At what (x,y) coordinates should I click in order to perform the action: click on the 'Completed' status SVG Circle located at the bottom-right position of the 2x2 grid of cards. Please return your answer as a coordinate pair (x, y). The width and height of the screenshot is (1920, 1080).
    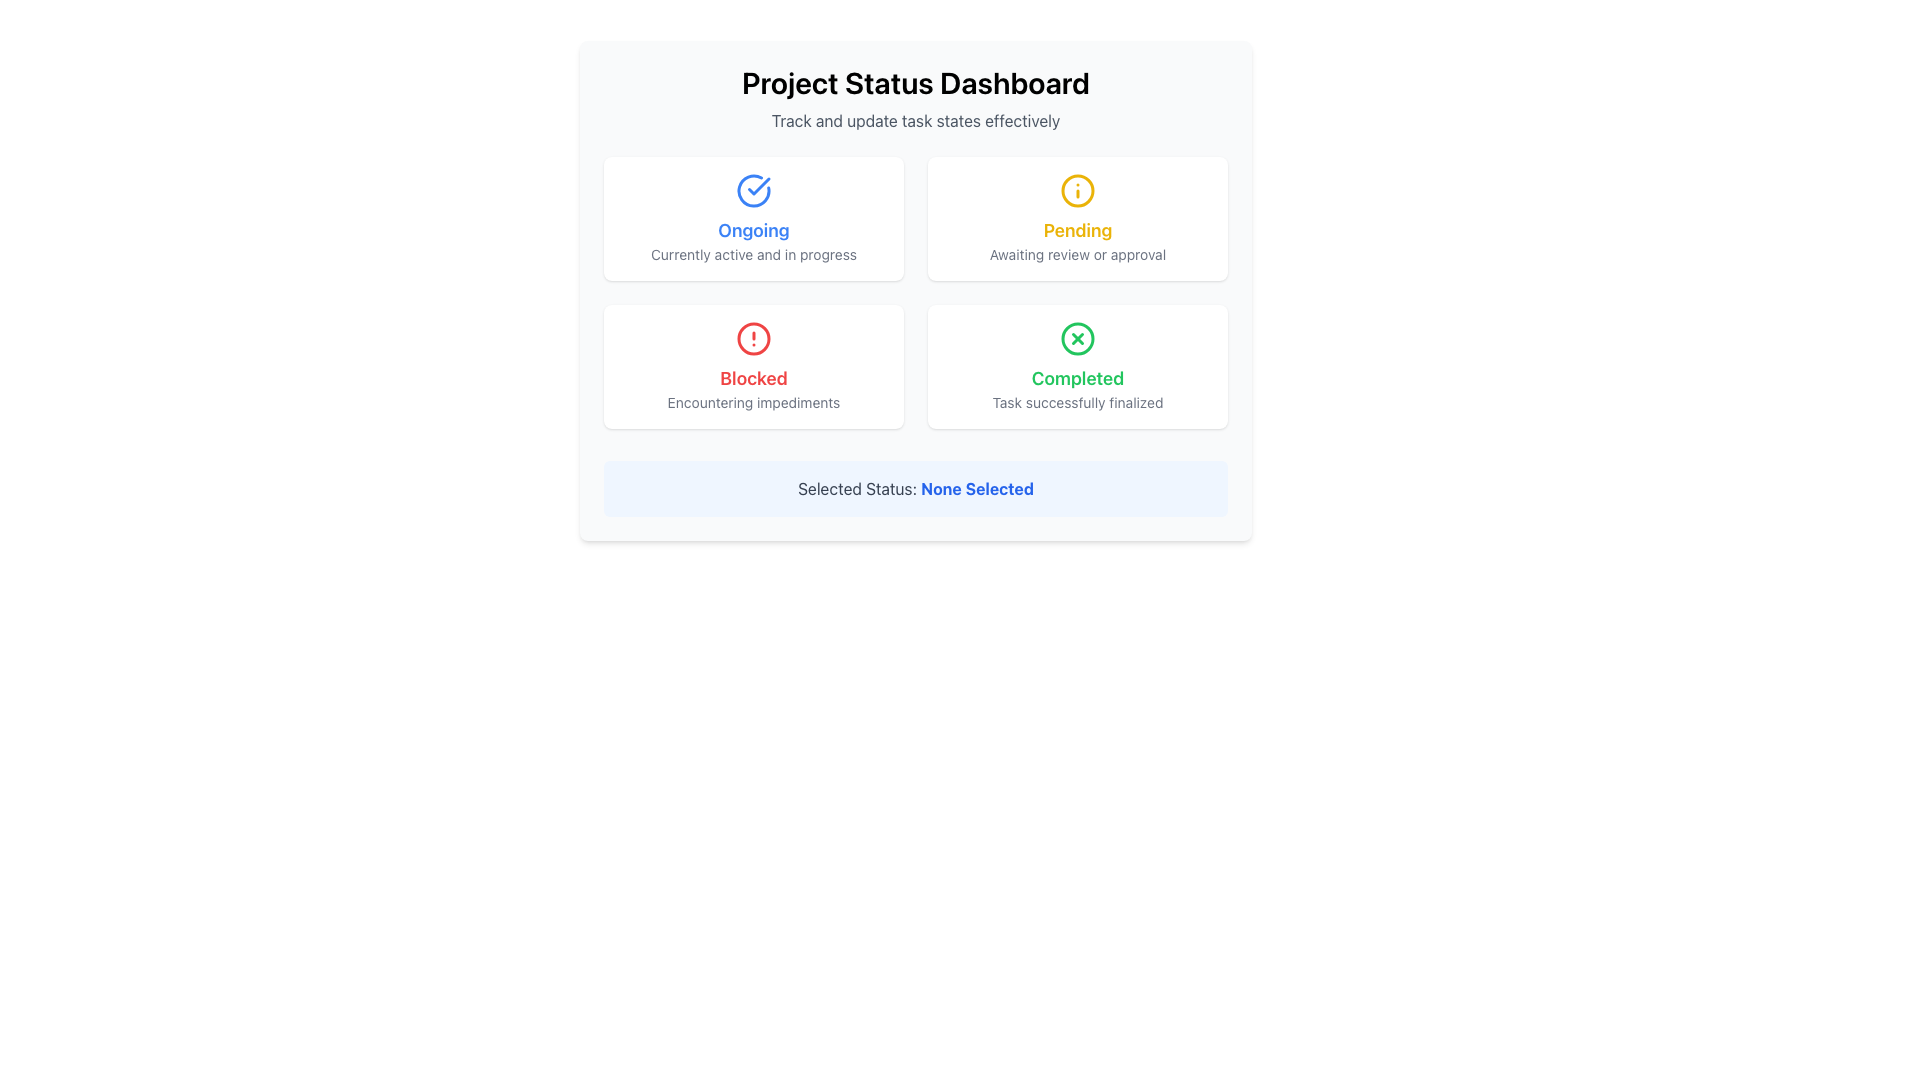
    Looking at the image, I should click on (1077, 338).